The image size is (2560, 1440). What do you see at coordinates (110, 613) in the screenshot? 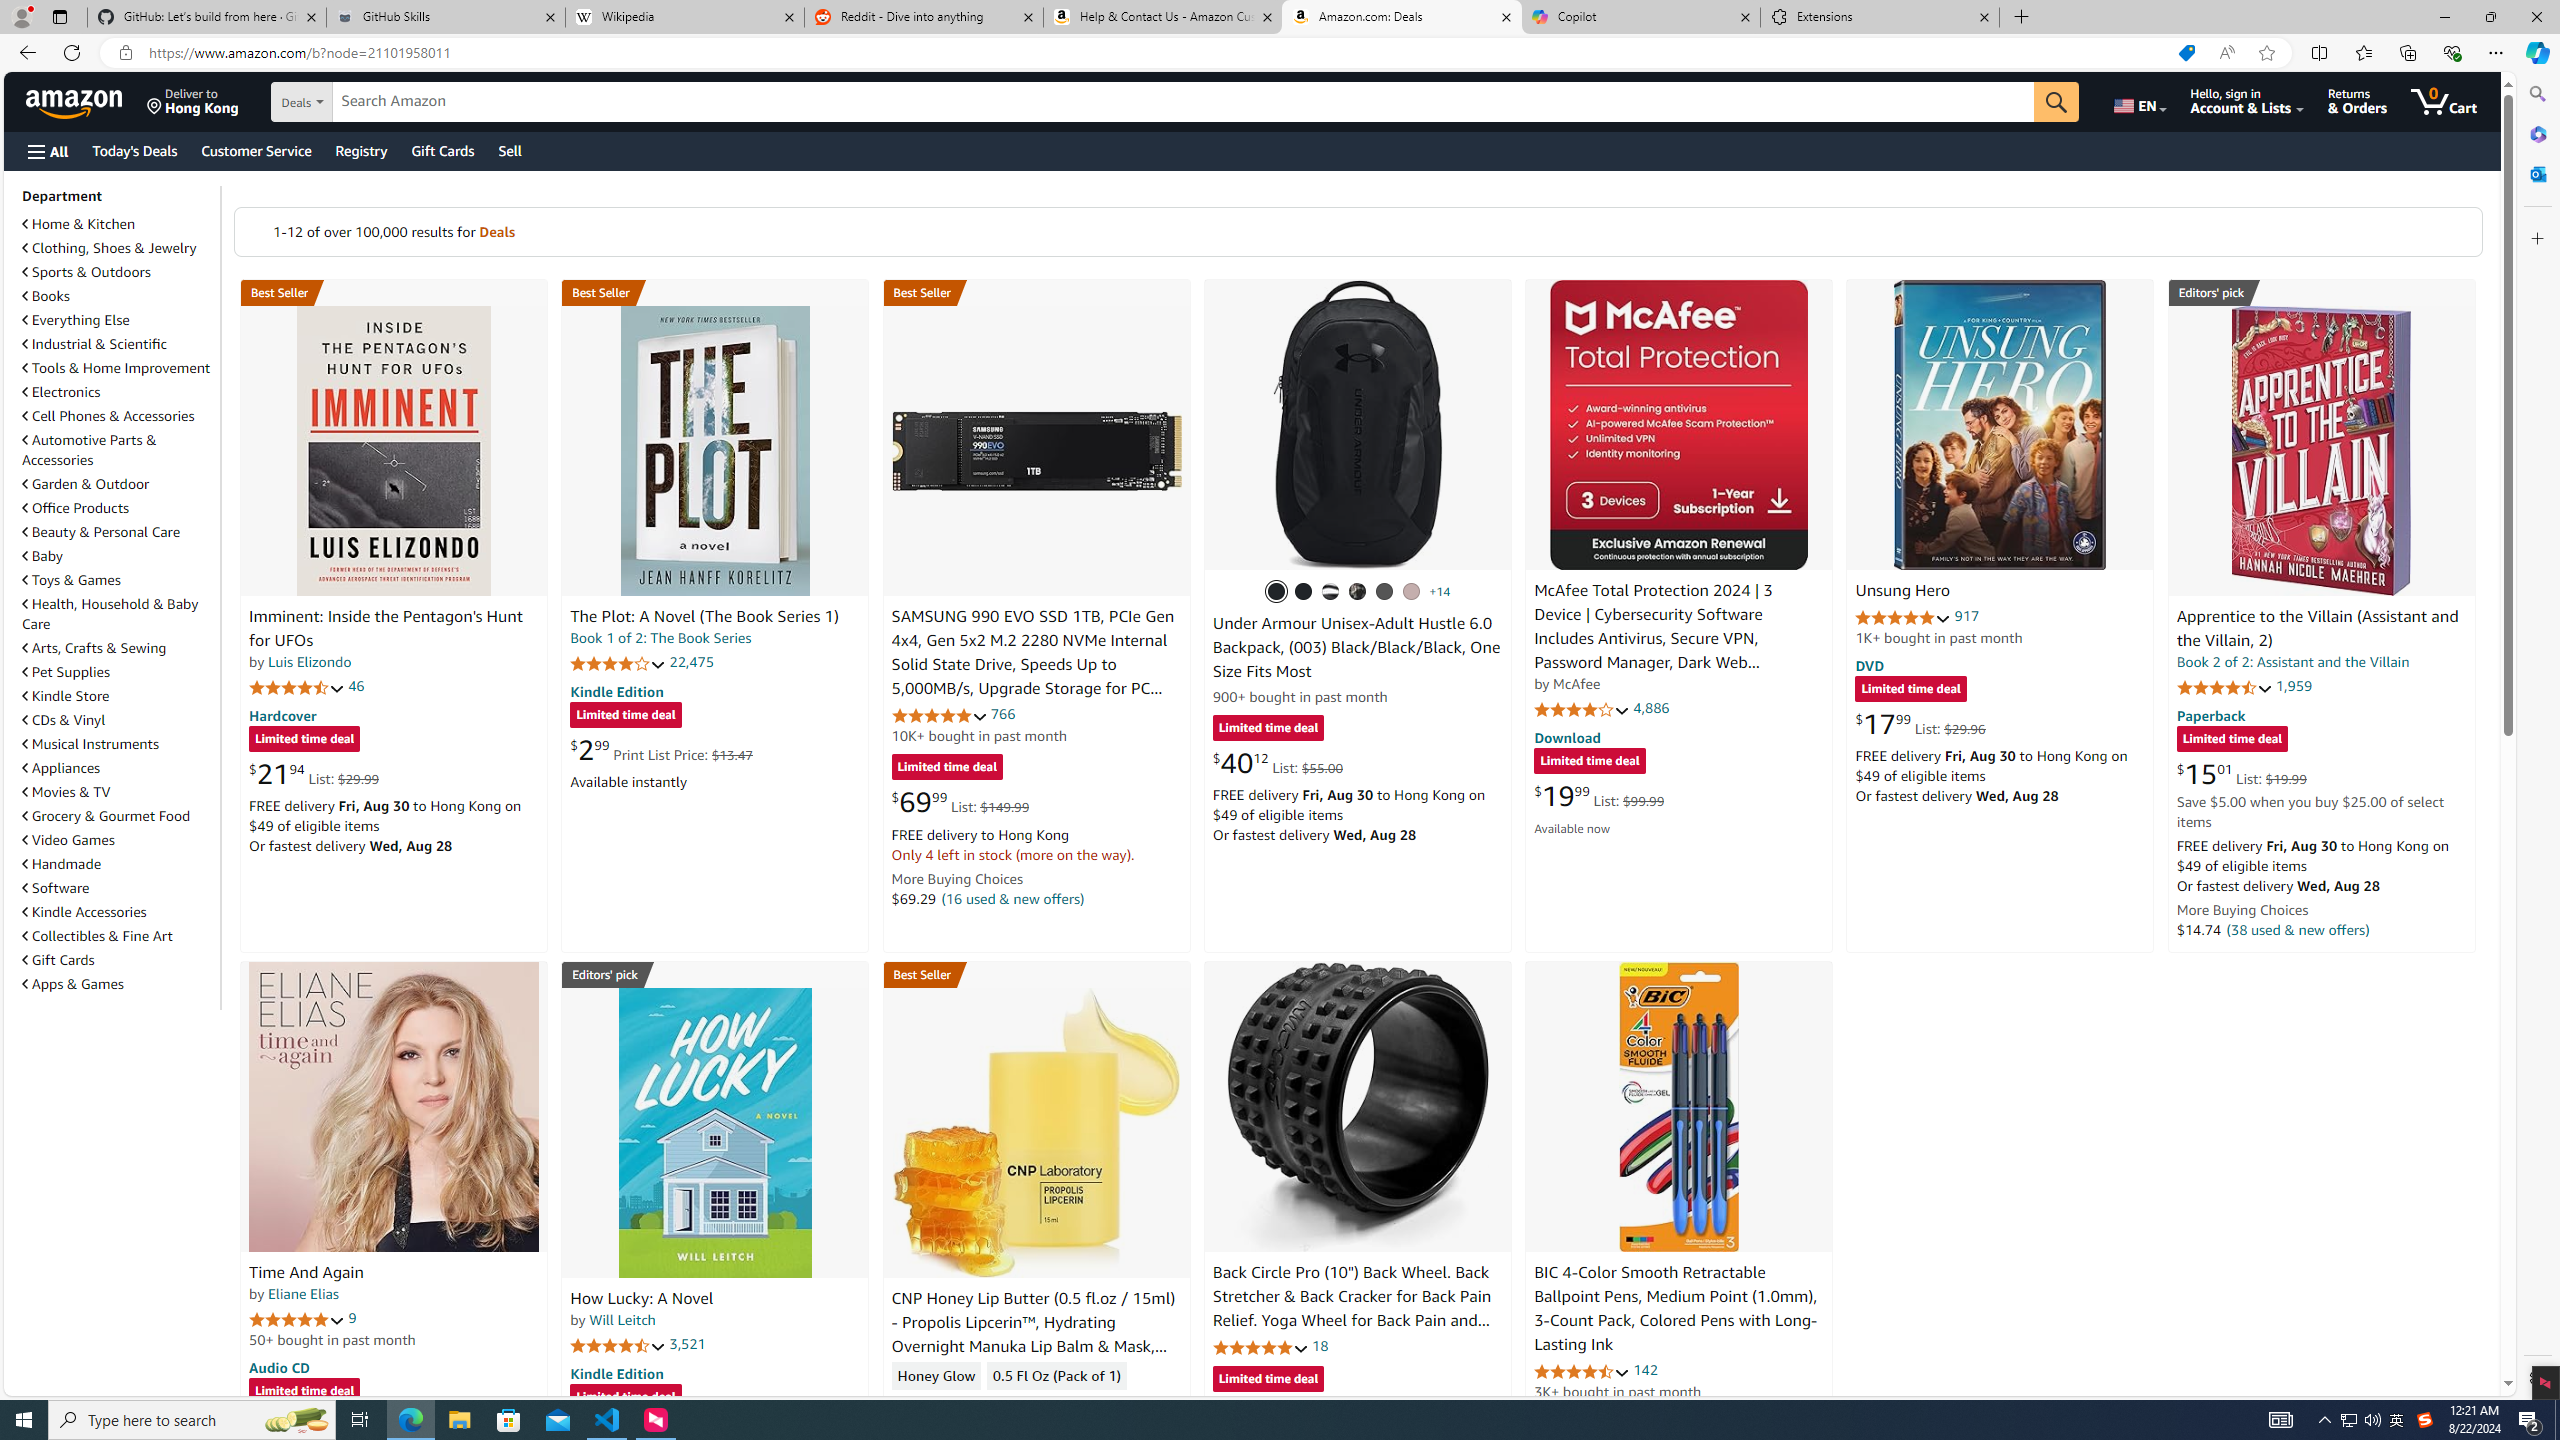
I see `'Health, Household & Baby Care'` at bounding box center [110, 613].